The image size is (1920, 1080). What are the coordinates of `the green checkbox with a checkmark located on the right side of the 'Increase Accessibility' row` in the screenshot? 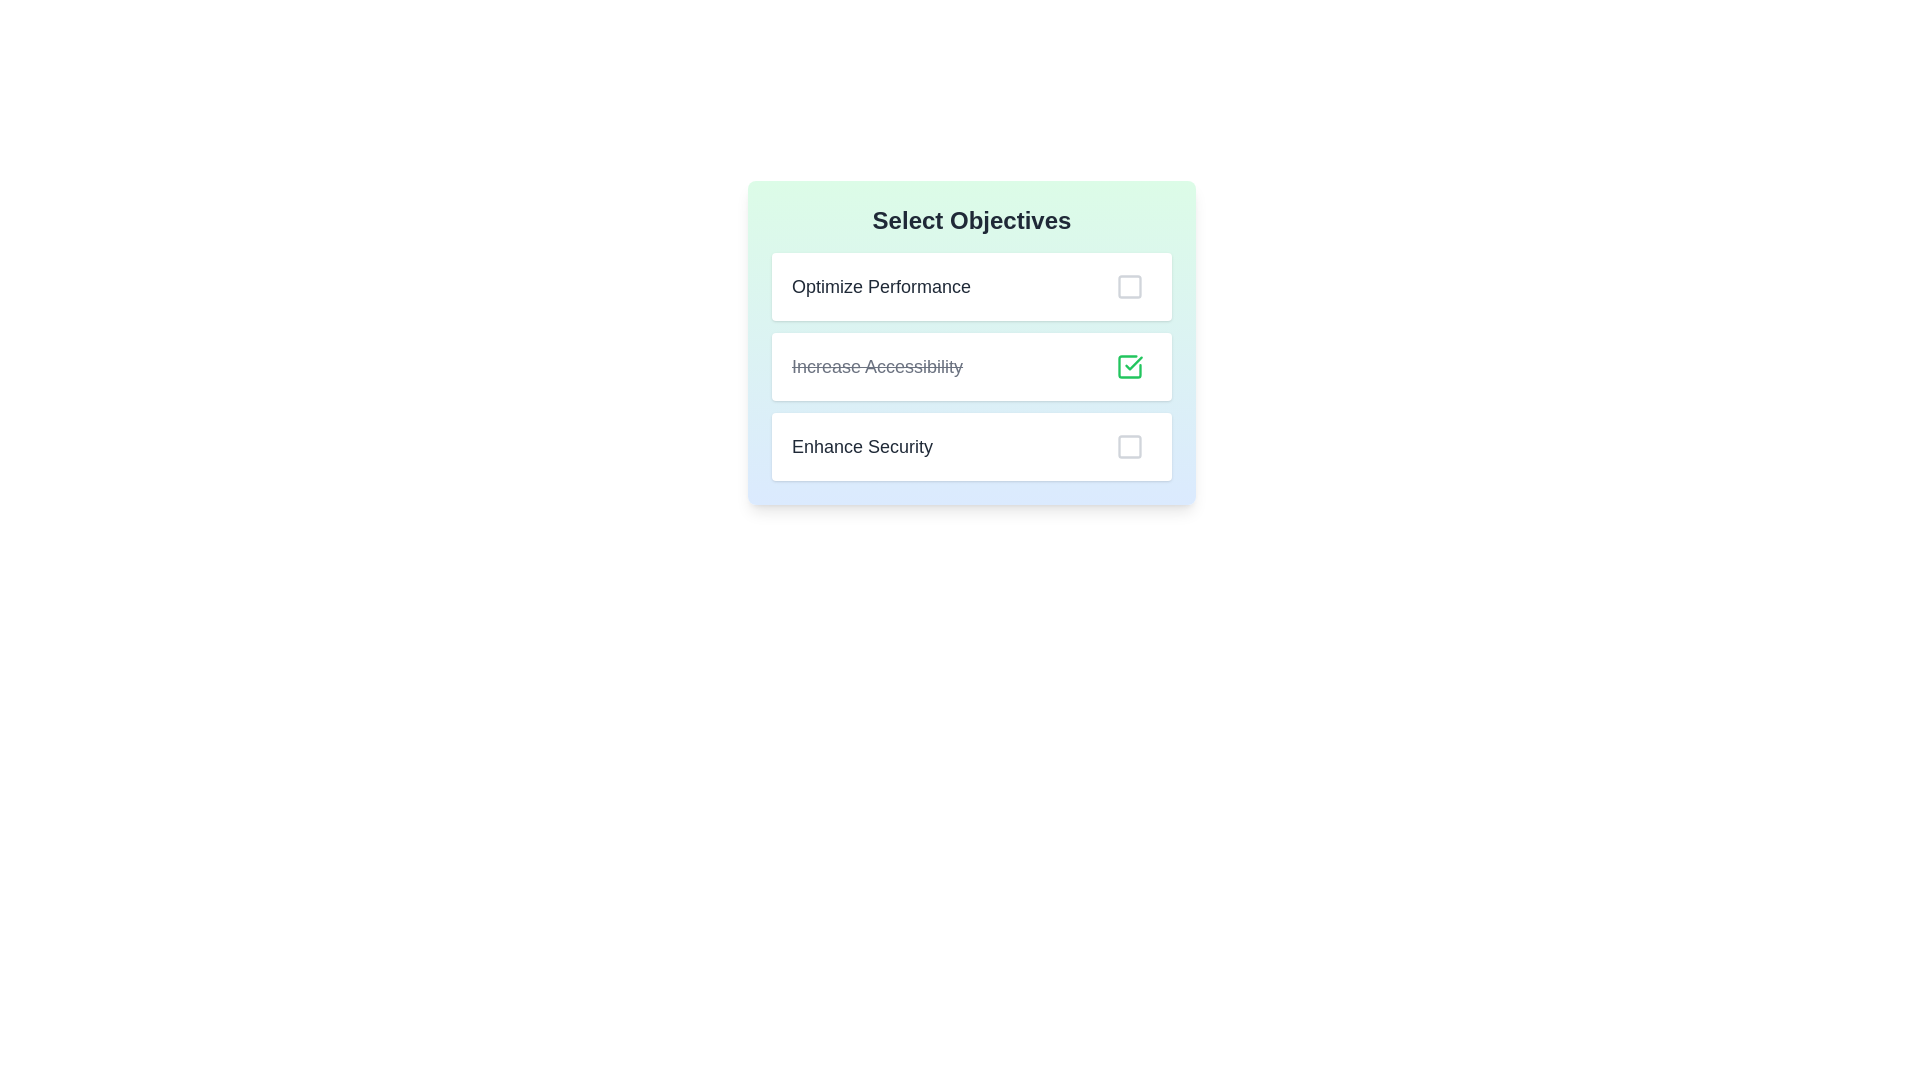 It's located at (1129, 366).